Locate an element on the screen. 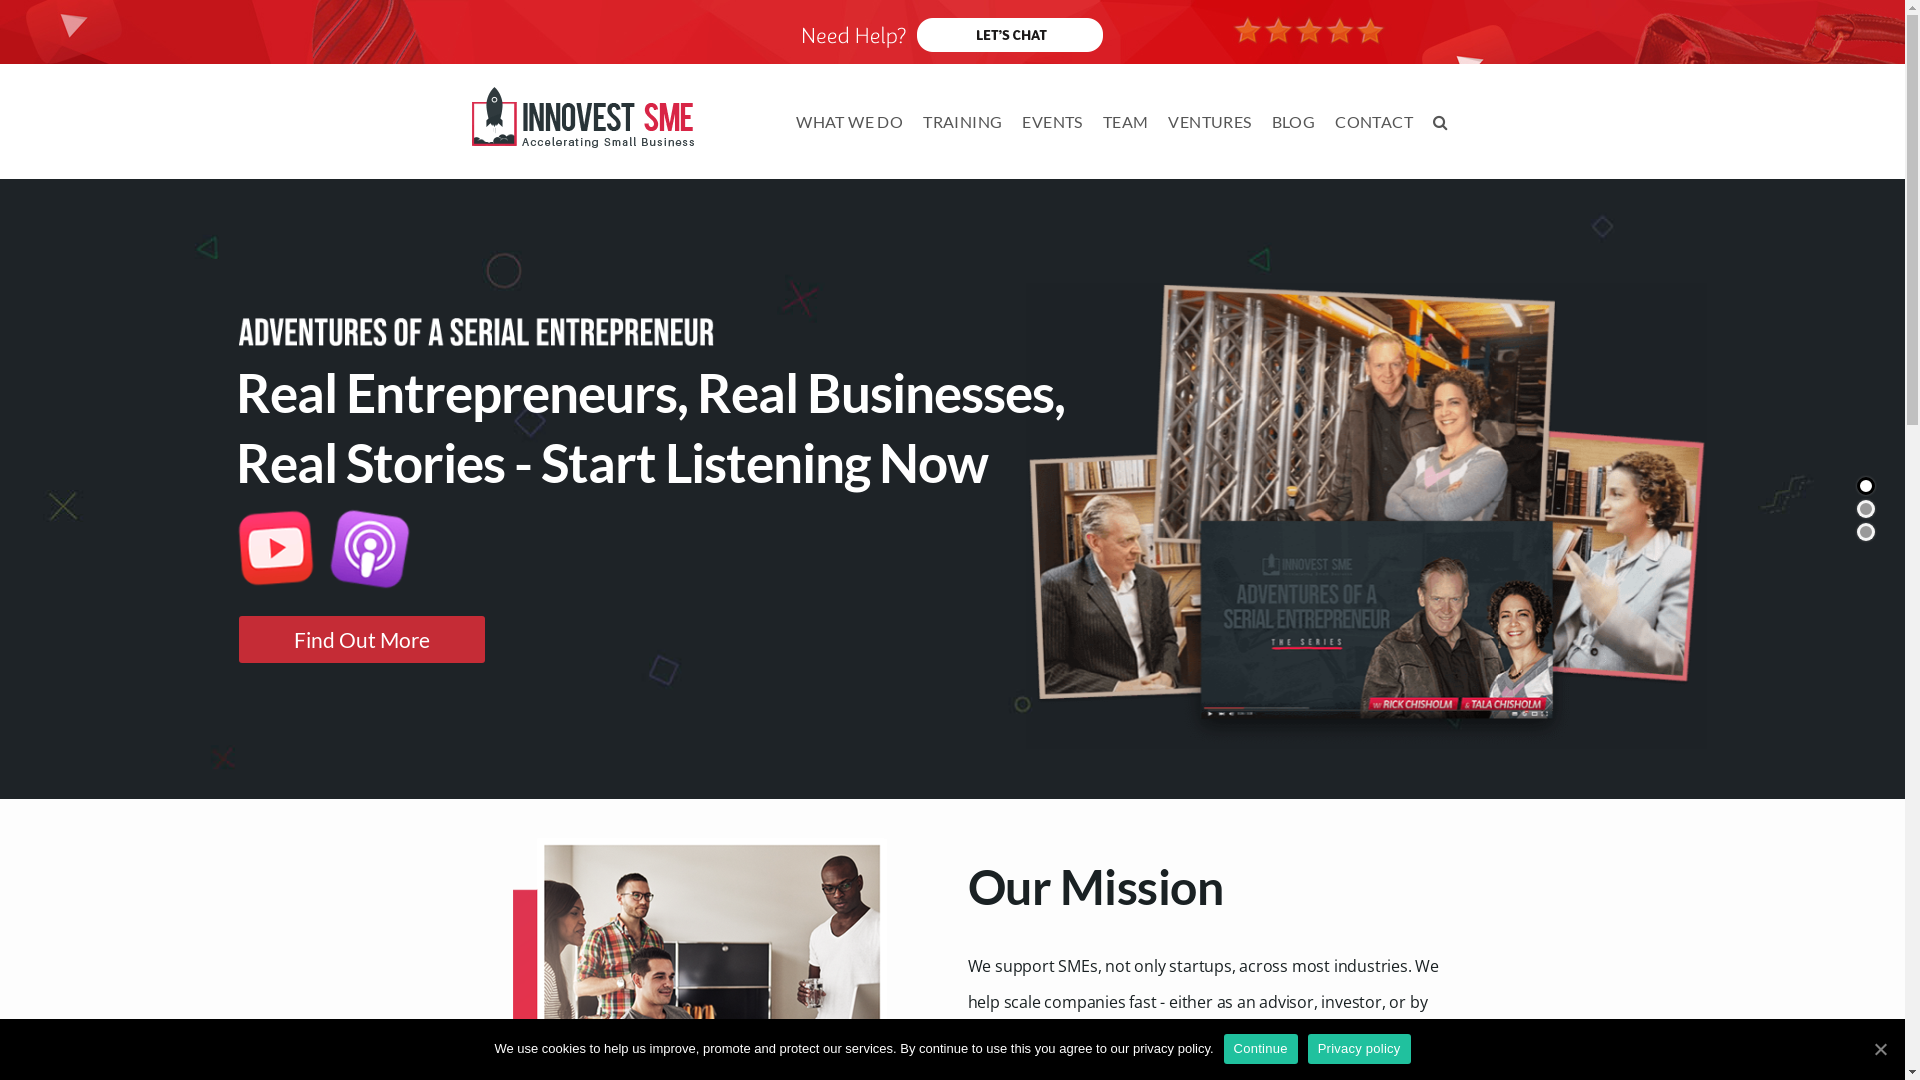  'VENTURES' is located at coordinates (1208, 122).